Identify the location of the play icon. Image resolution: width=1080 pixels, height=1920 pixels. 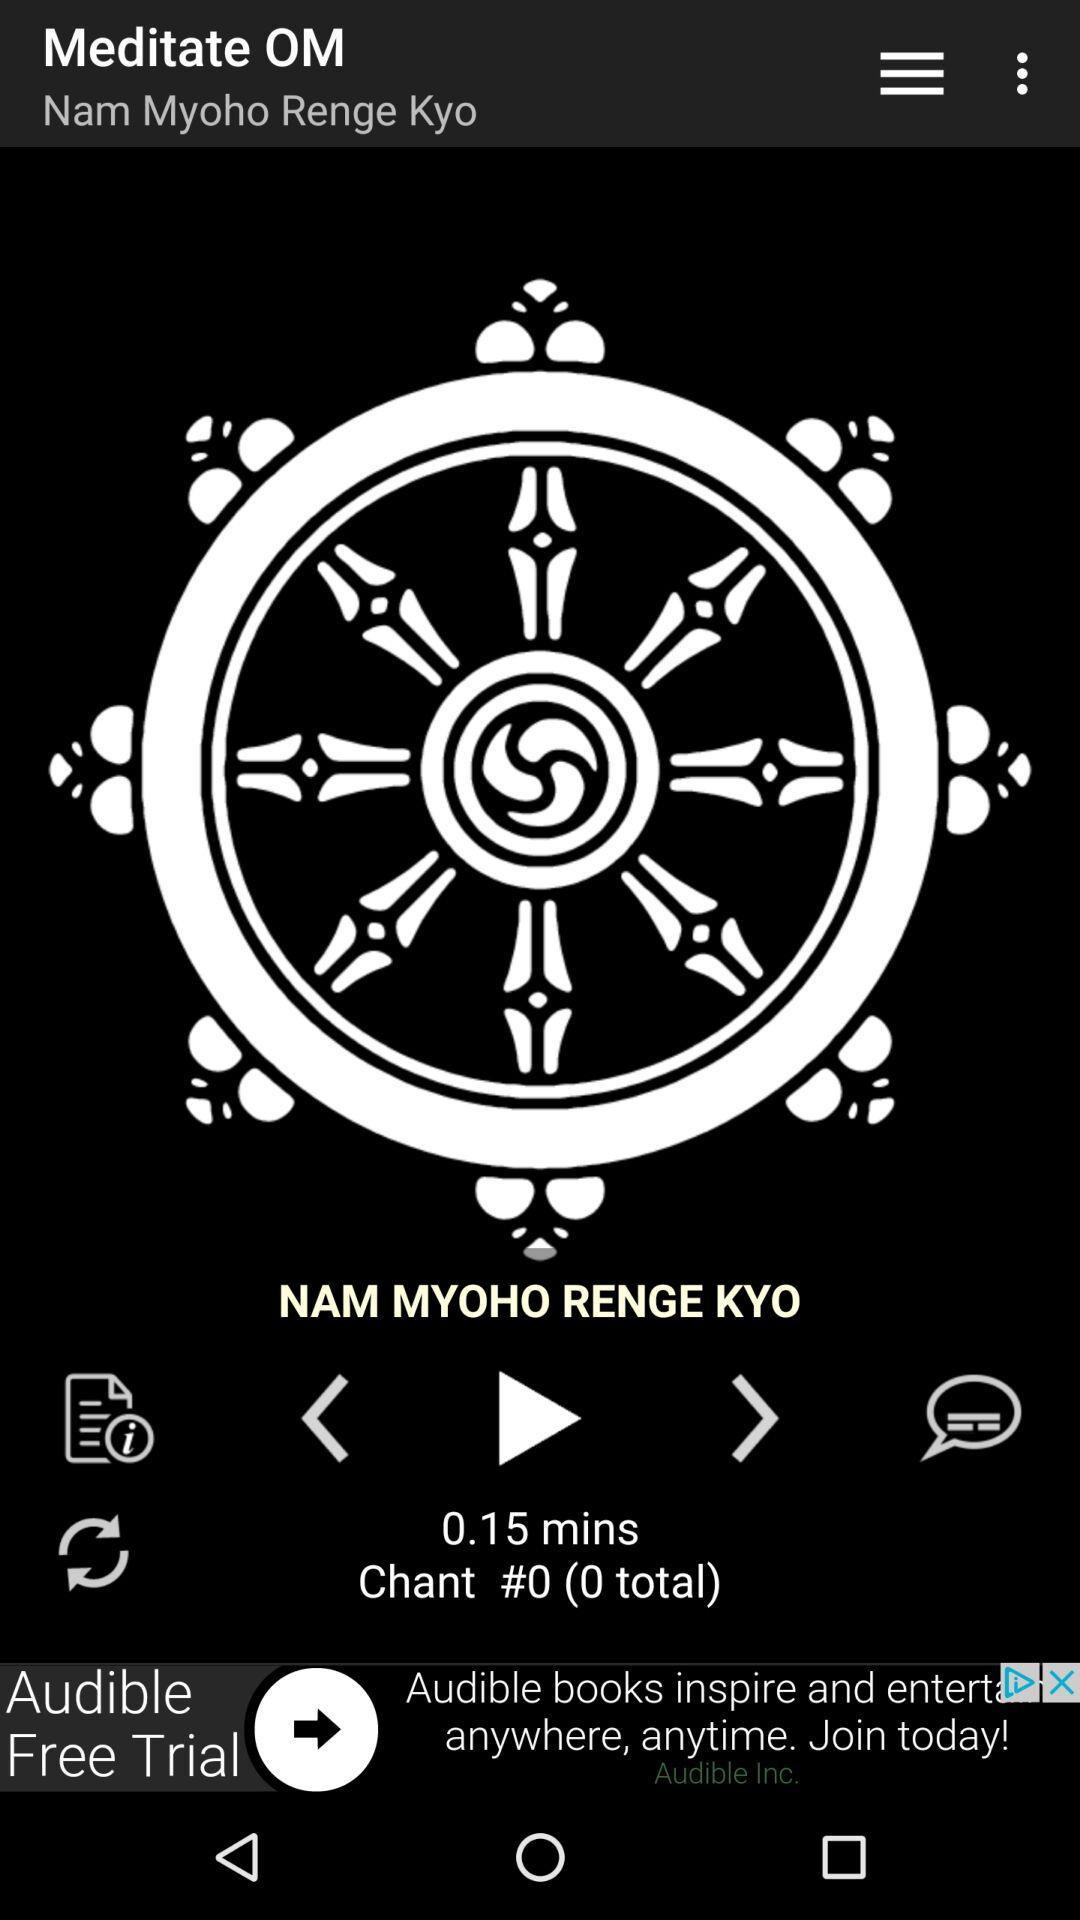
(540, 1417).